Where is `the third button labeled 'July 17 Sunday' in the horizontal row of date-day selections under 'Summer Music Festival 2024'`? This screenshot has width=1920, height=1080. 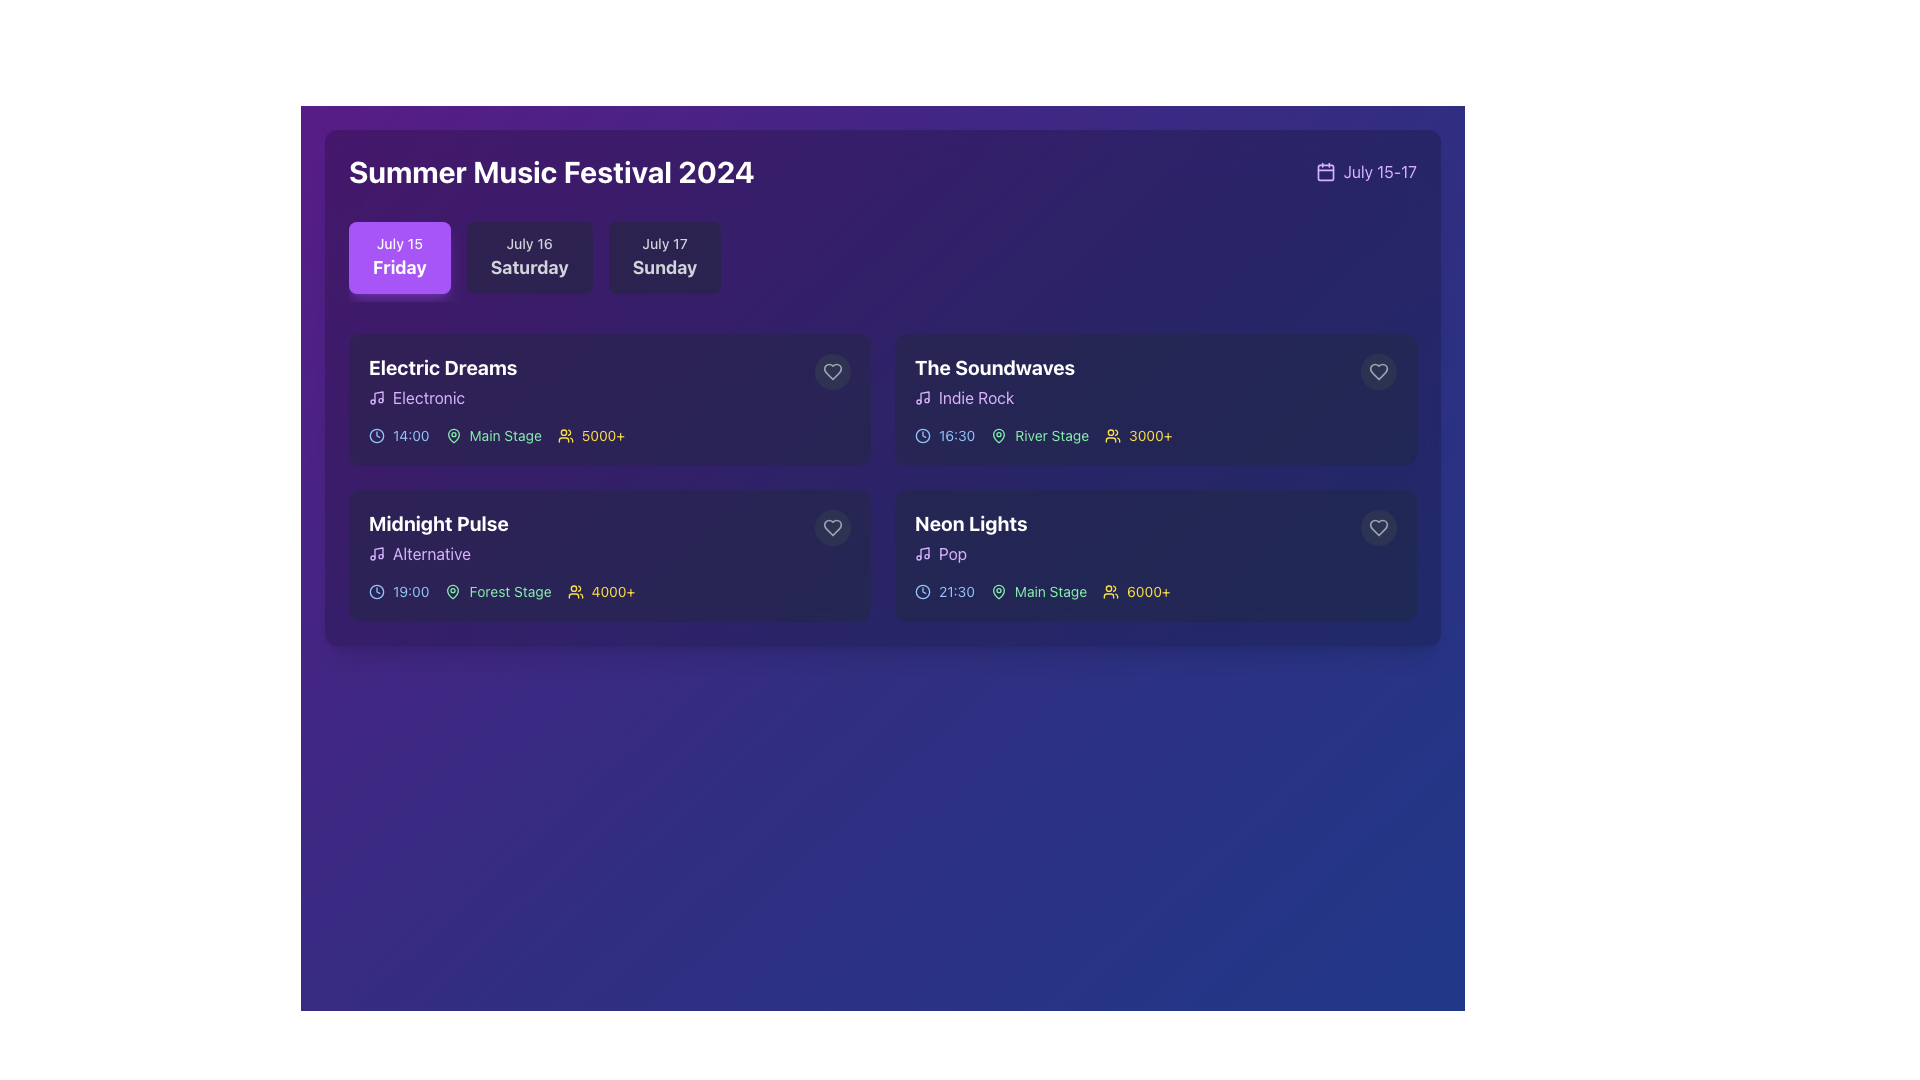 the third button labeled 'July 17 Sunday' in the horizontal row of date-day selections under 'Summer Music Festival 2024' is located at coordinates (665, 257).